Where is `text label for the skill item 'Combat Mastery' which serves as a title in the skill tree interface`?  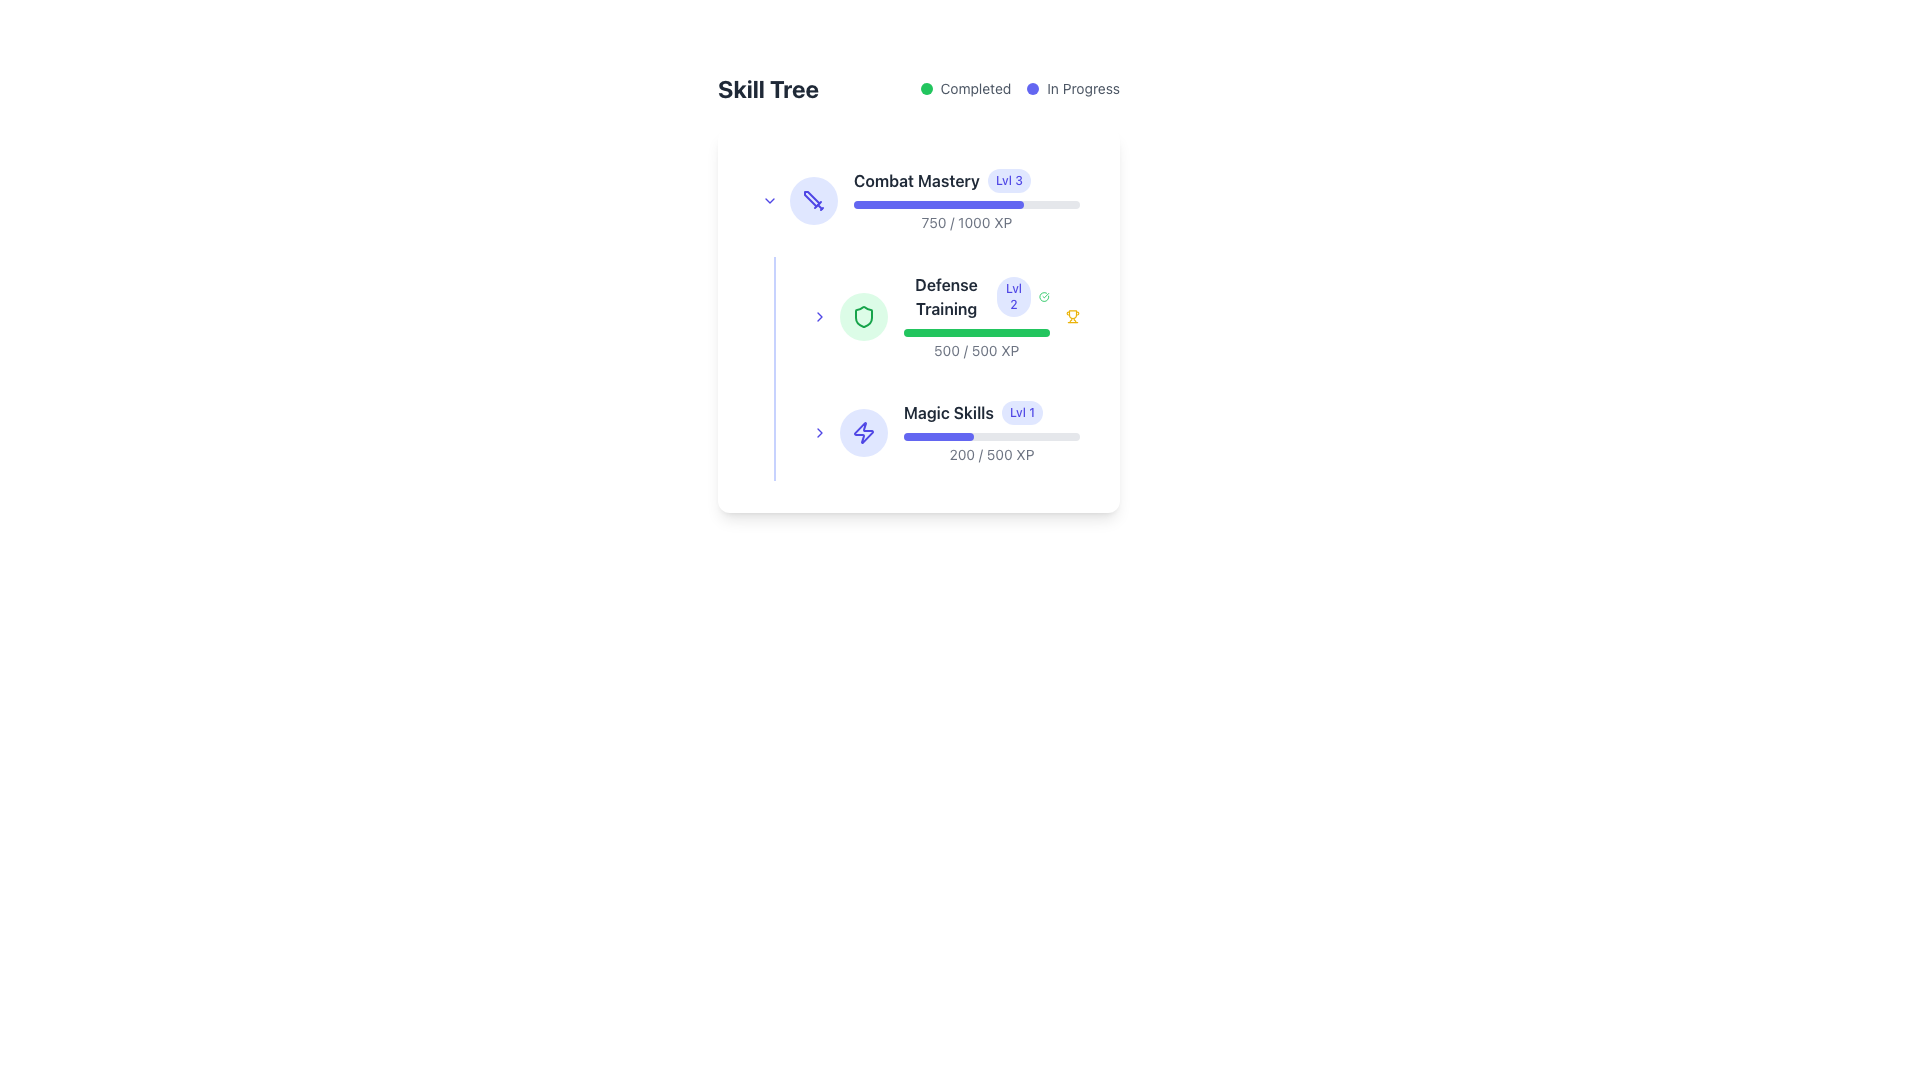 text label for the skill item 'Combat Mastery' which serves as a title in the skill tree interface is located at coordinates (915, 181).